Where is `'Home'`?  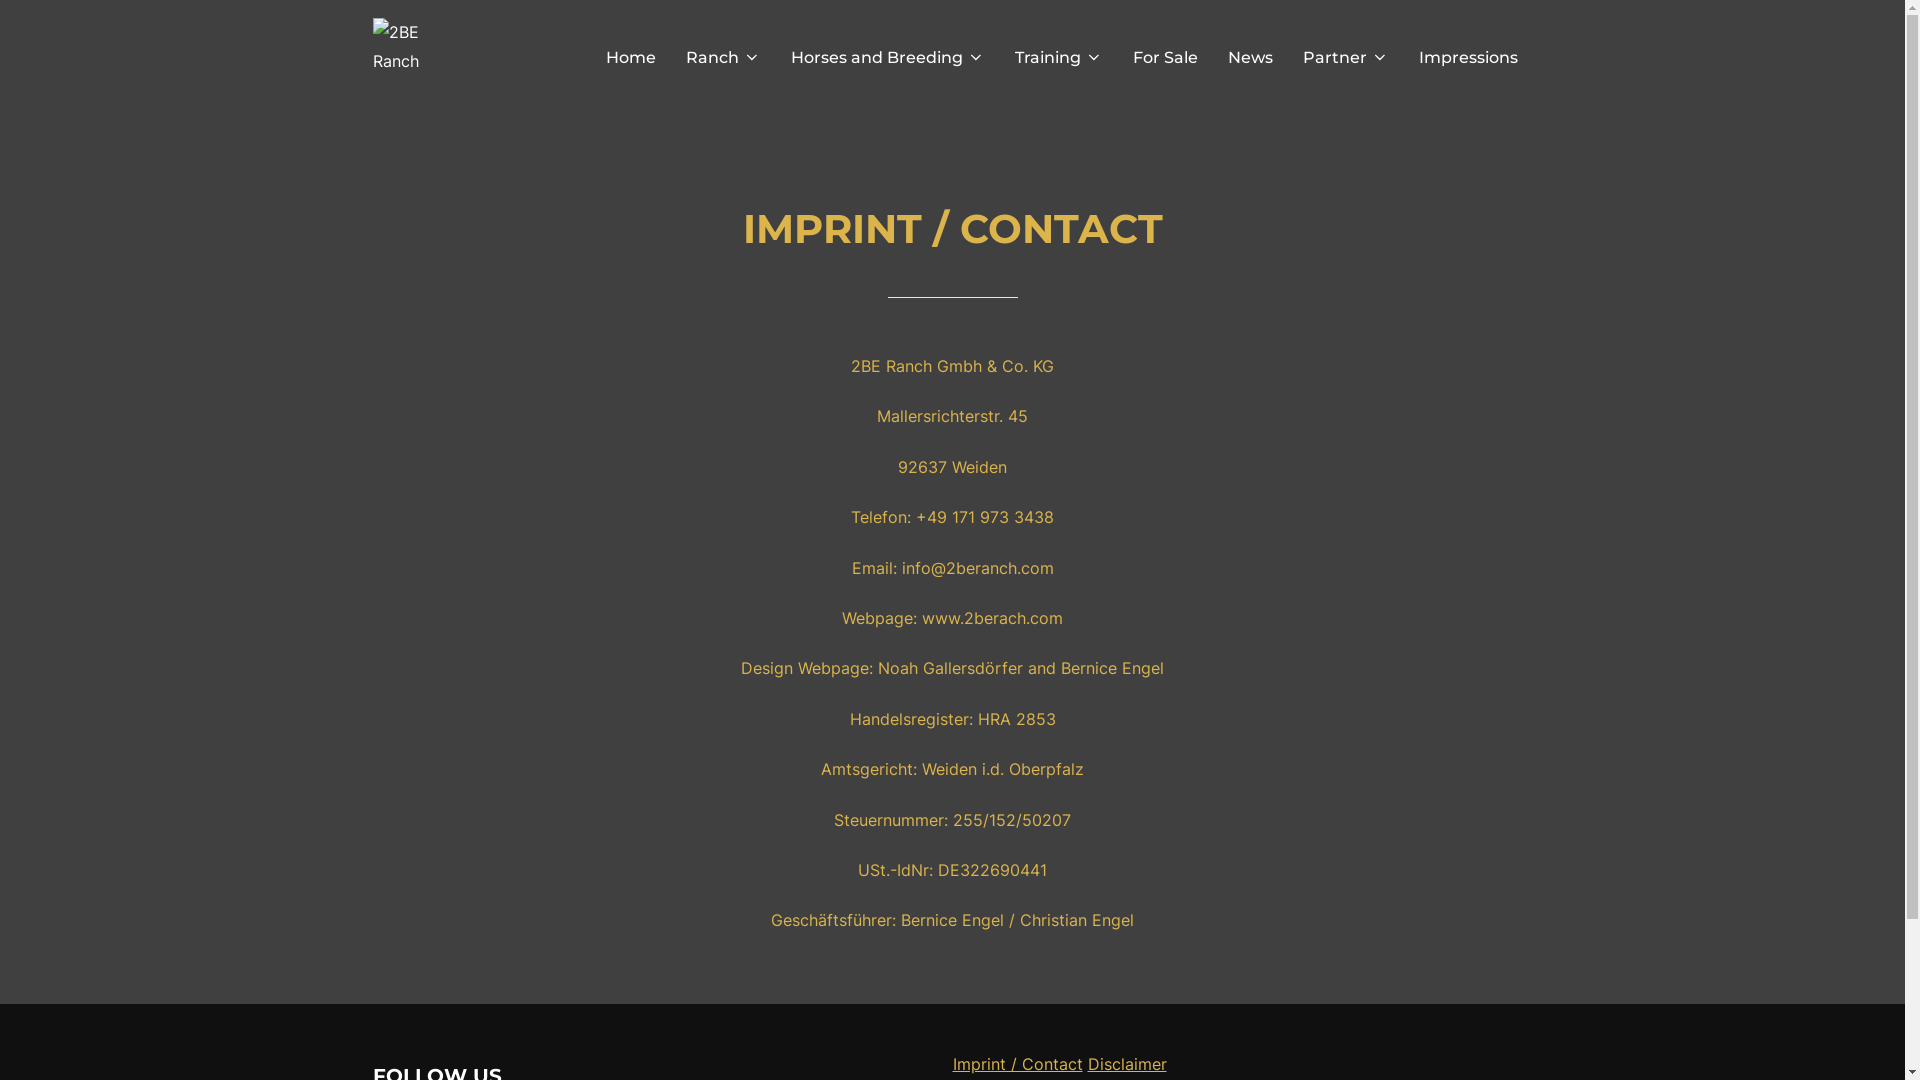 'Home' is located at coordinates (629, 56).